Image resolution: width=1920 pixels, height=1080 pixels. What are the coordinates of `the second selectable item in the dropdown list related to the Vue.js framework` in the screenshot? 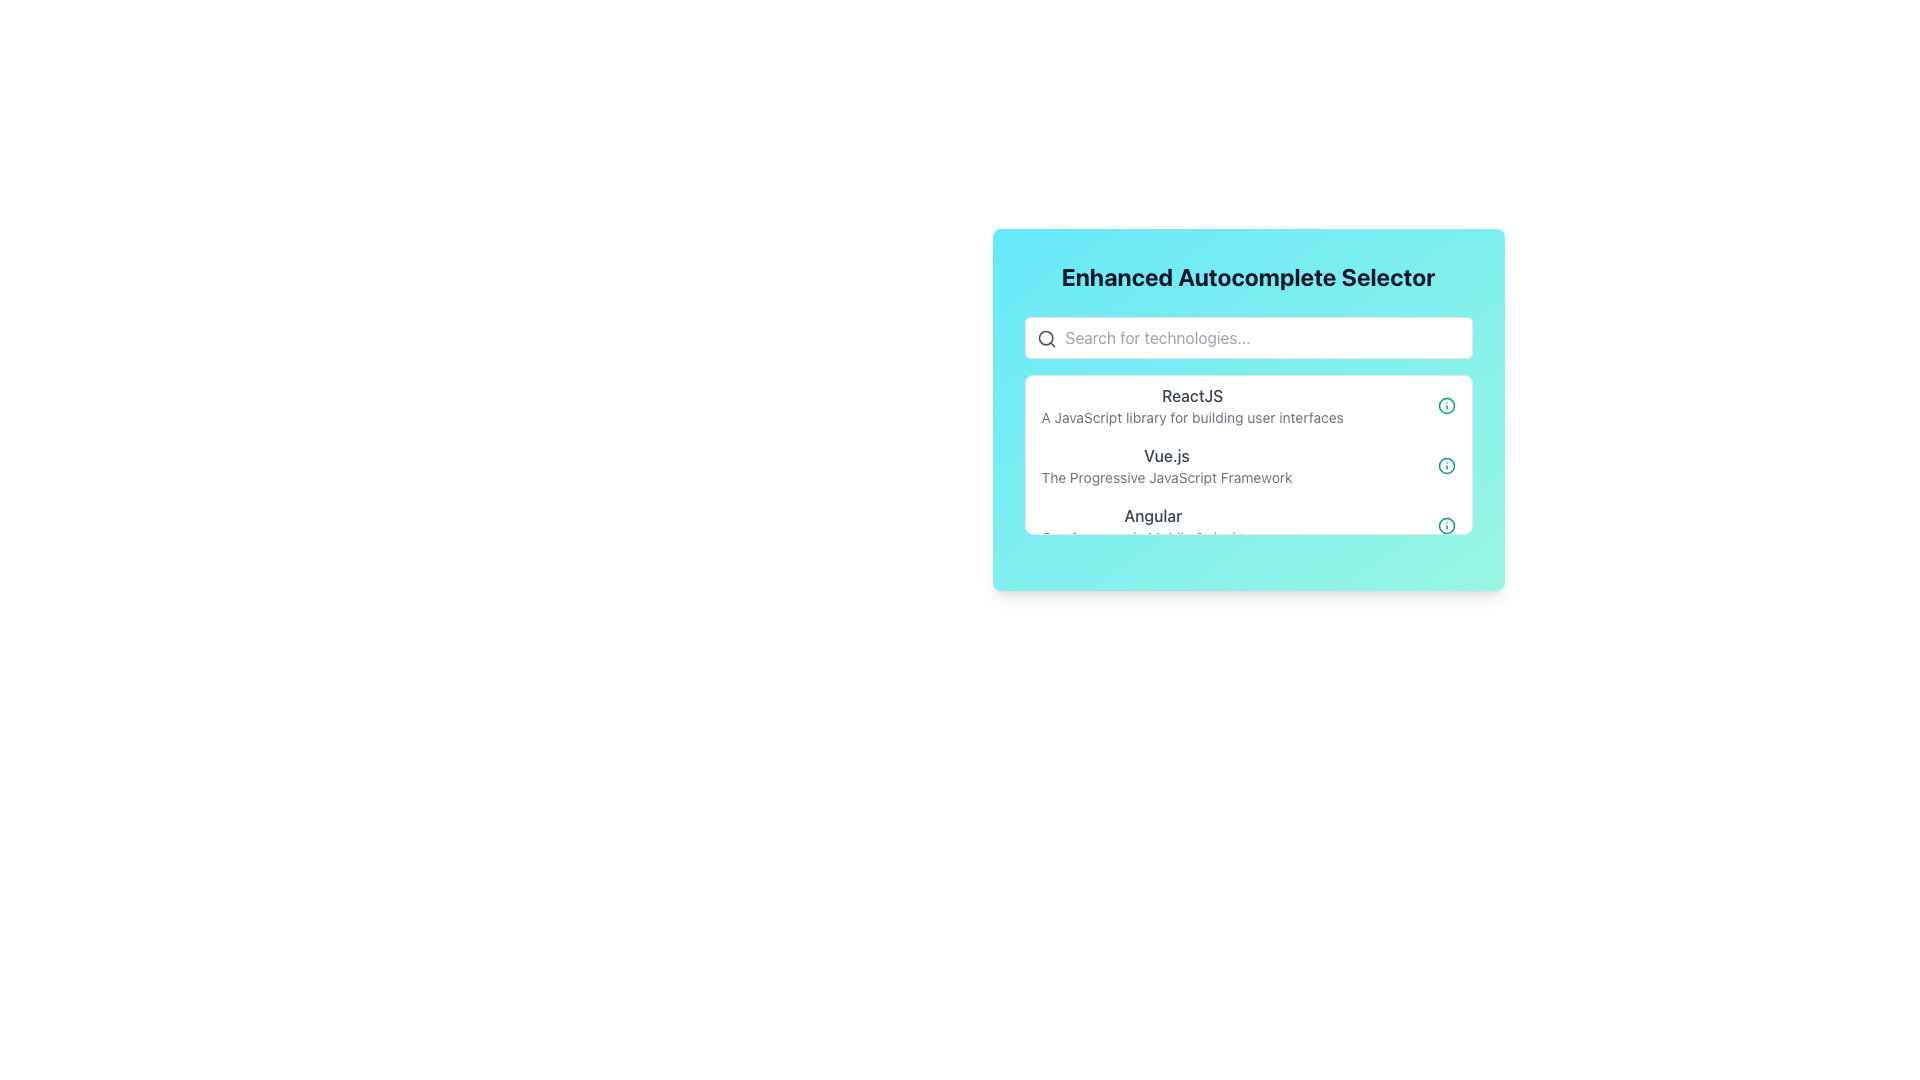 It's located at (1247, 466).